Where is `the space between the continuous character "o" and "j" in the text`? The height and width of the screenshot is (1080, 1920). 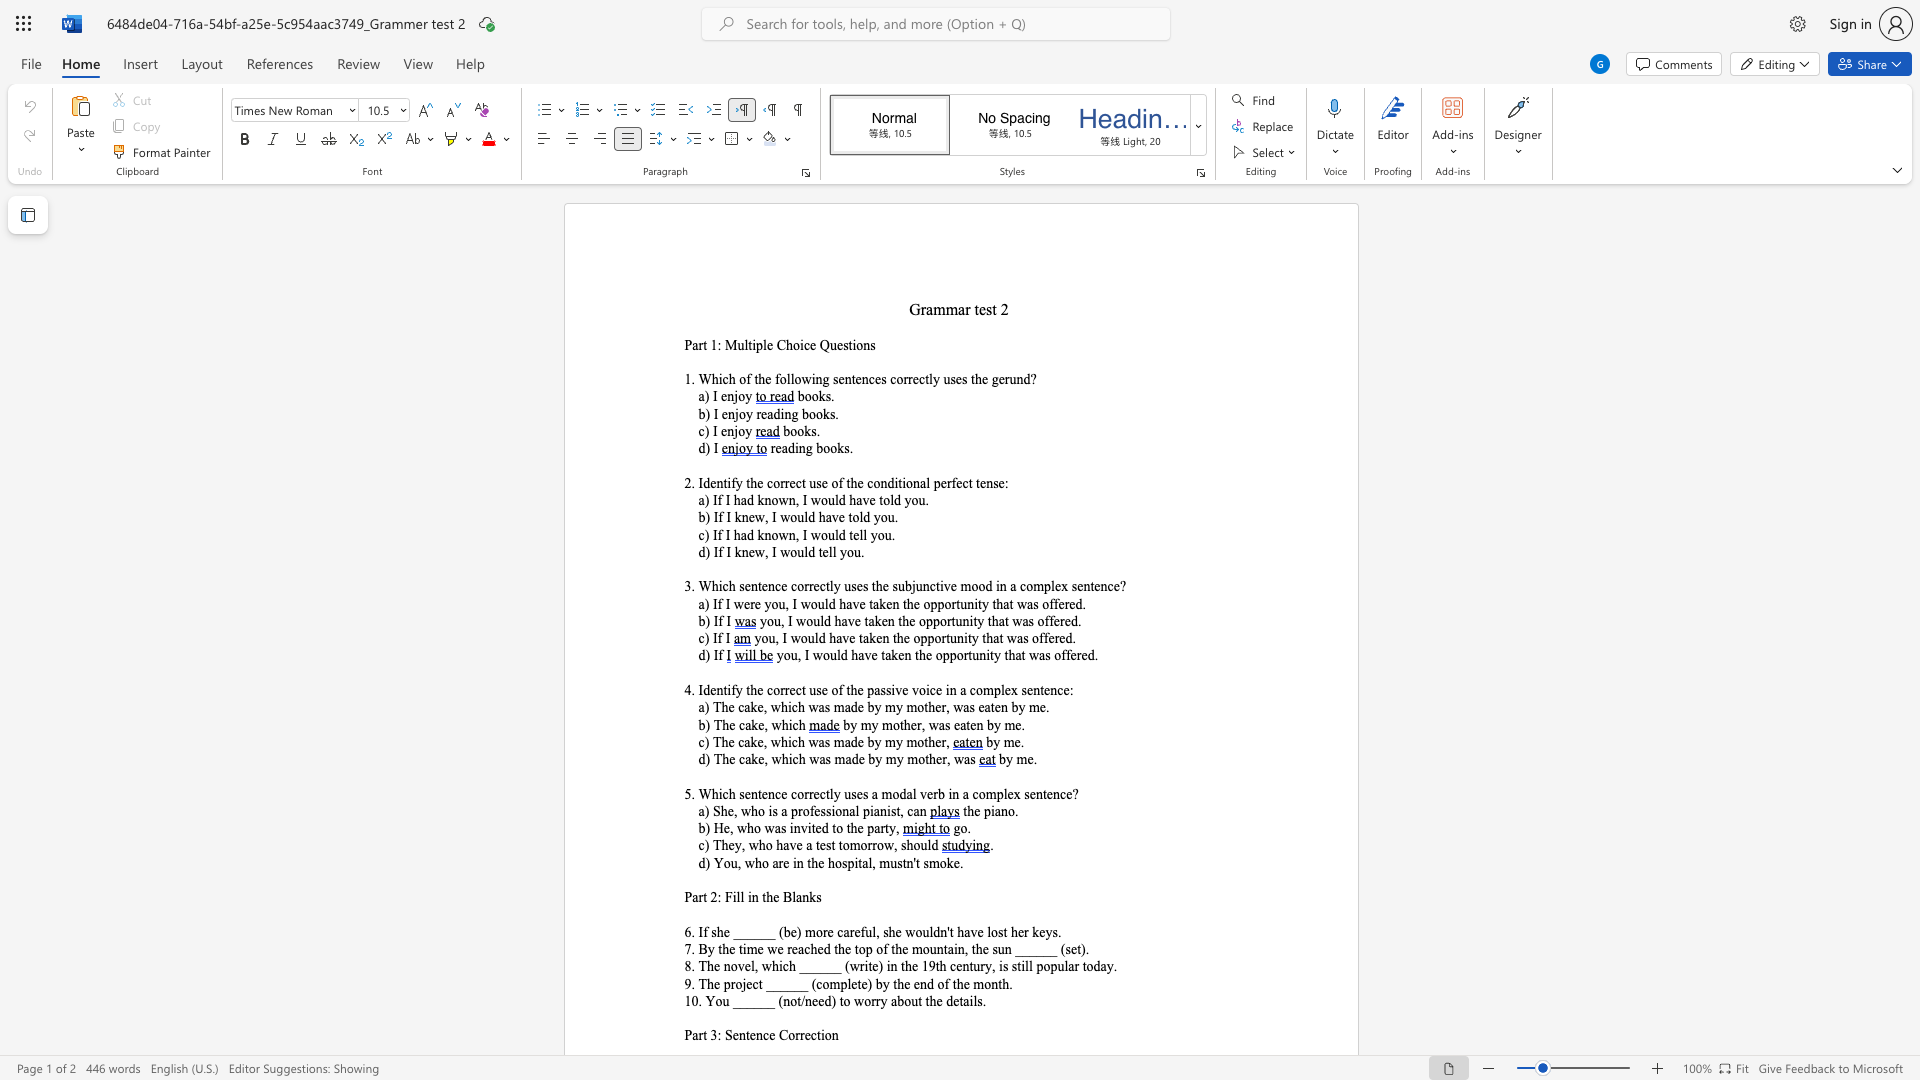 the space between the continuous character "o" and "j" in the text is located at coordinates (740, 982).